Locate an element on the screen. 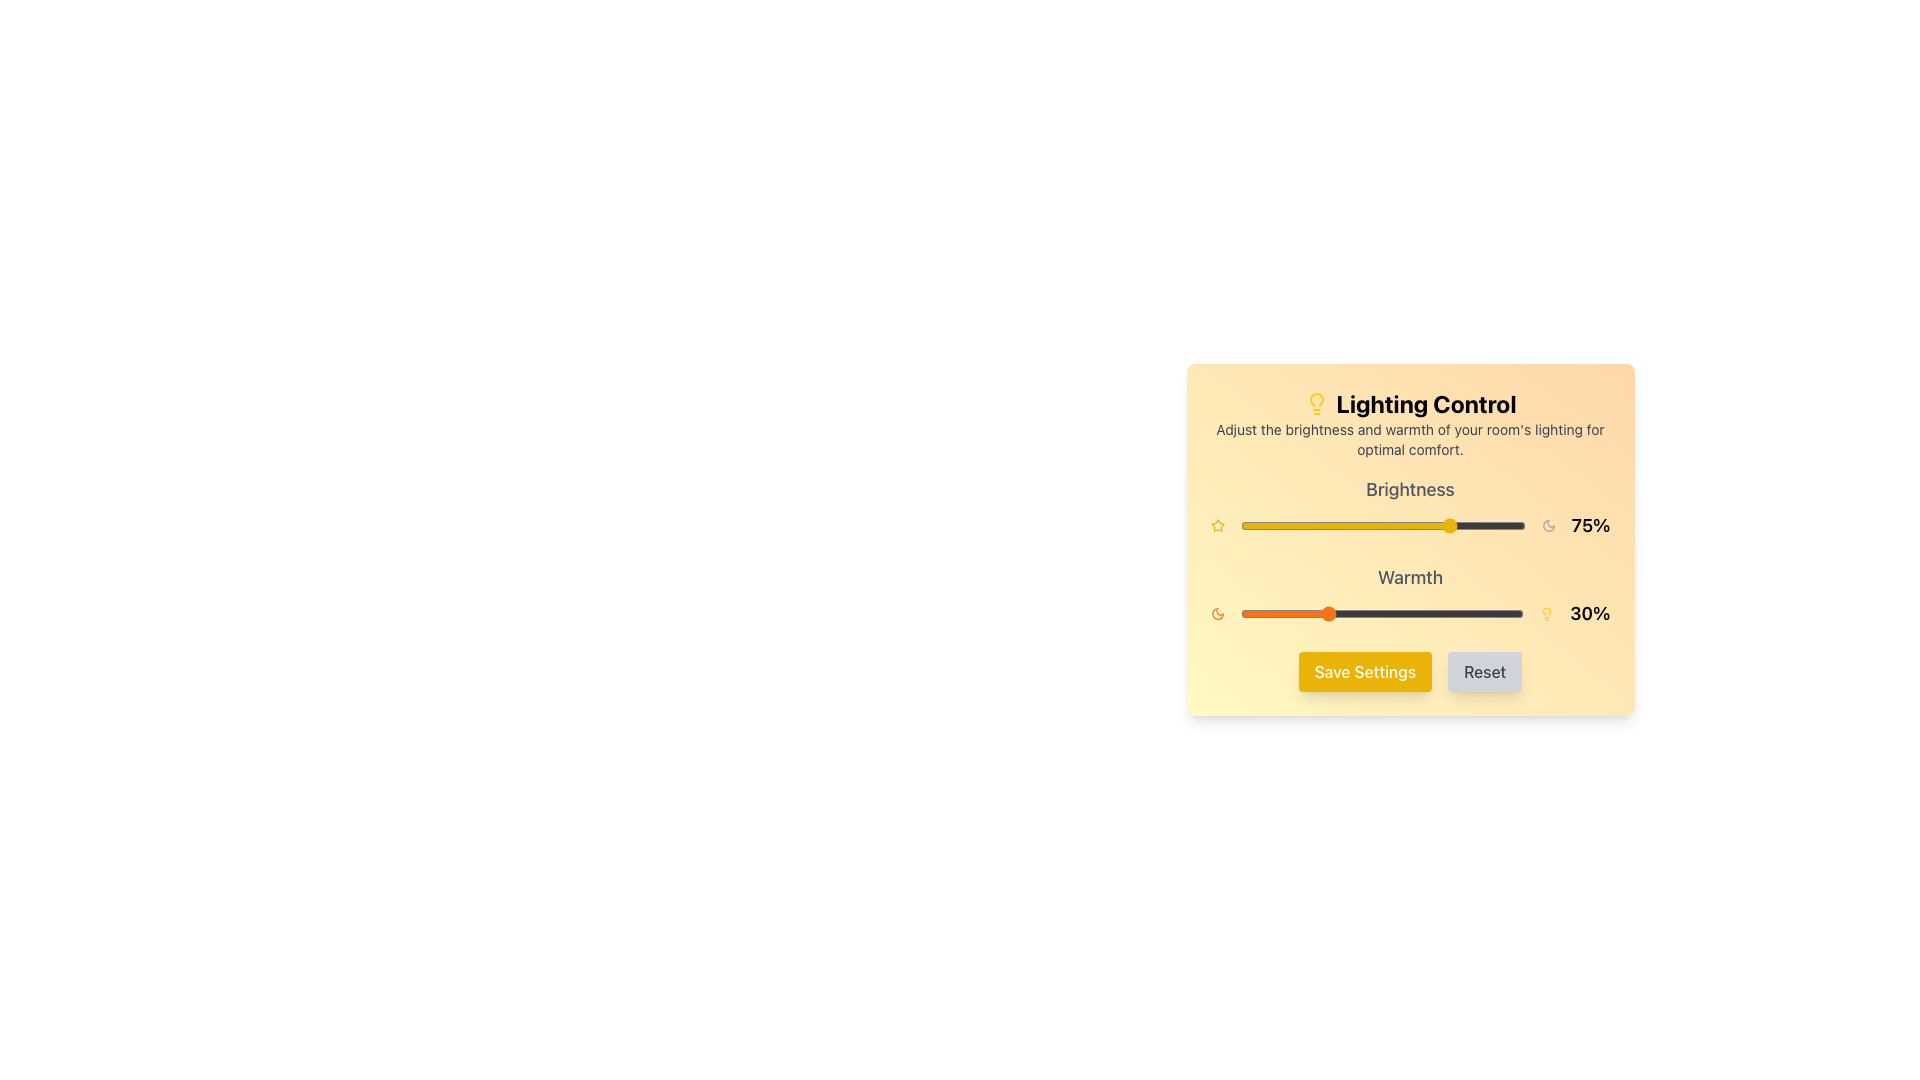 The width and height of the screenshot is (1920, 1080). warmth is located at coordinates (1294, 612).